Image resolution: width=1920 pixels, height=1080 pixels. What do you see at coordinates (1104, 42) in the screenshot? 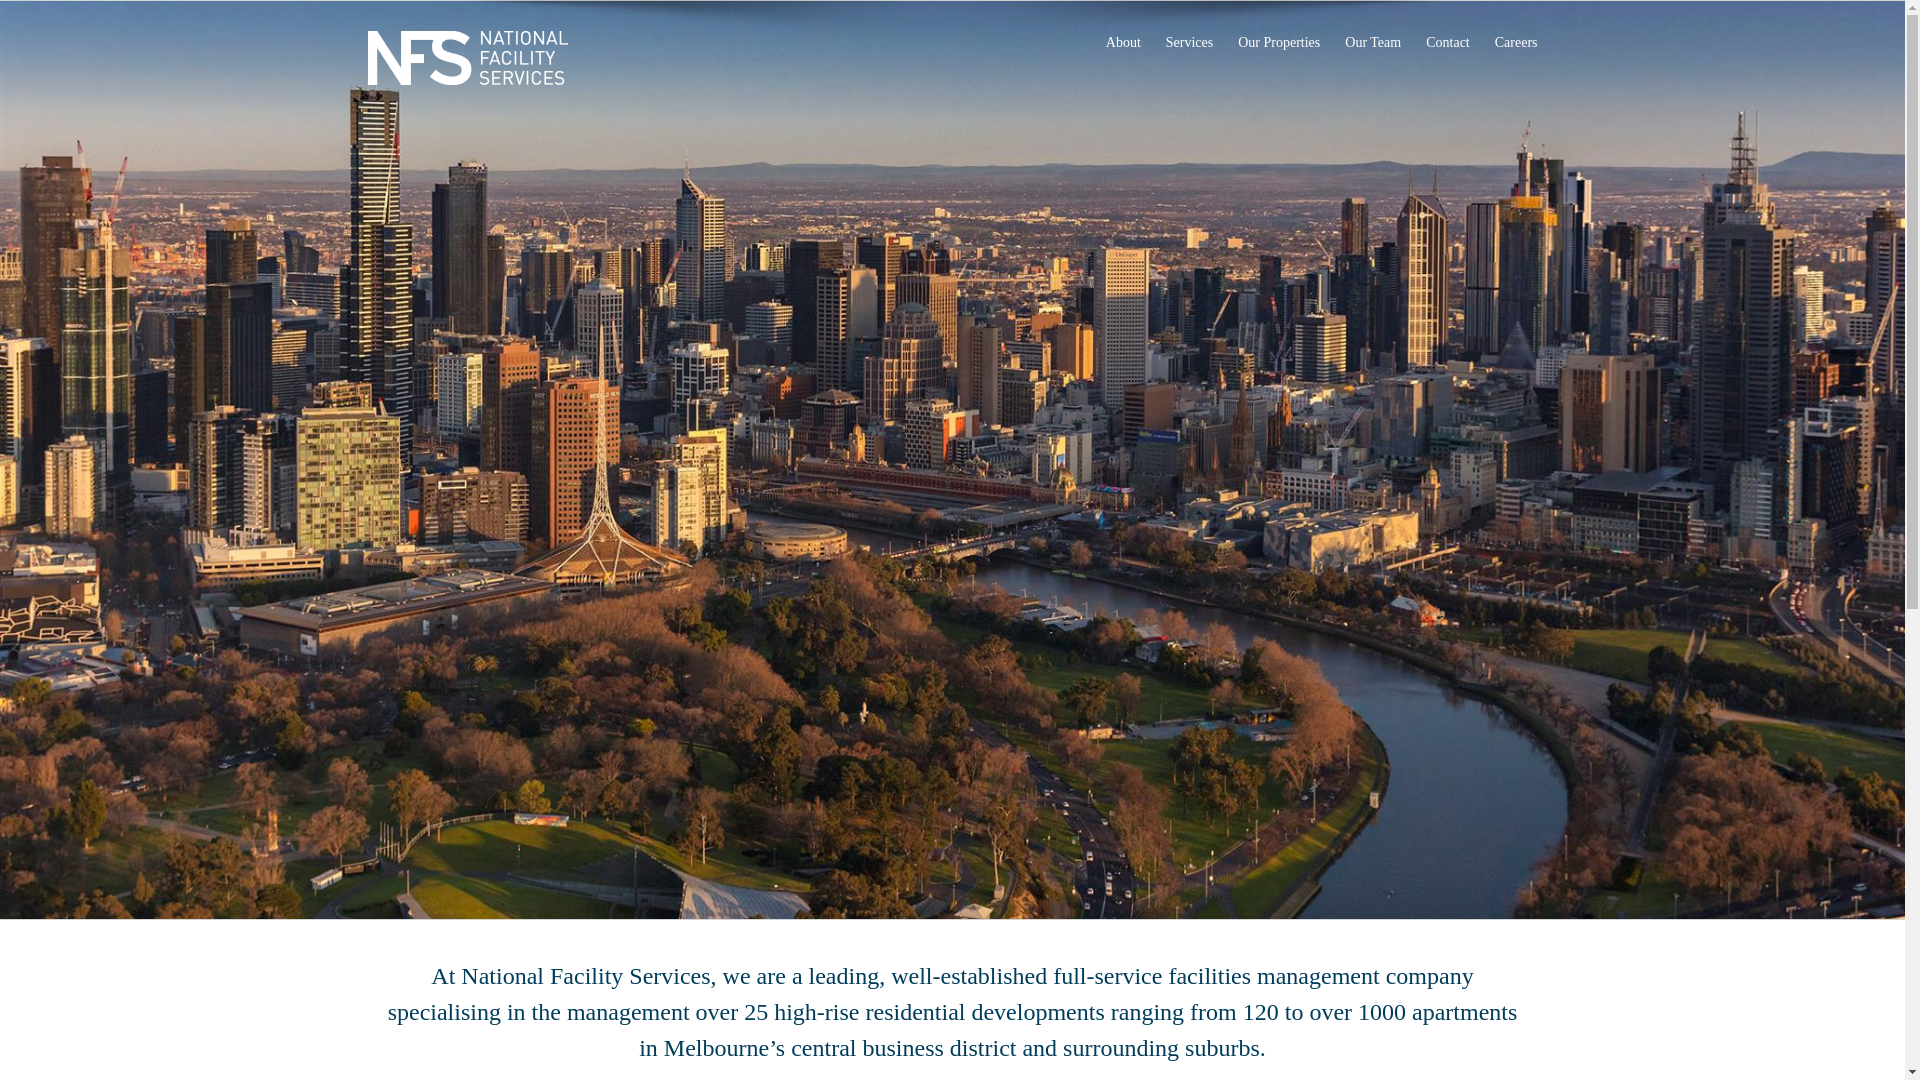
I see `'About'` at bounding box center [1104, 42].